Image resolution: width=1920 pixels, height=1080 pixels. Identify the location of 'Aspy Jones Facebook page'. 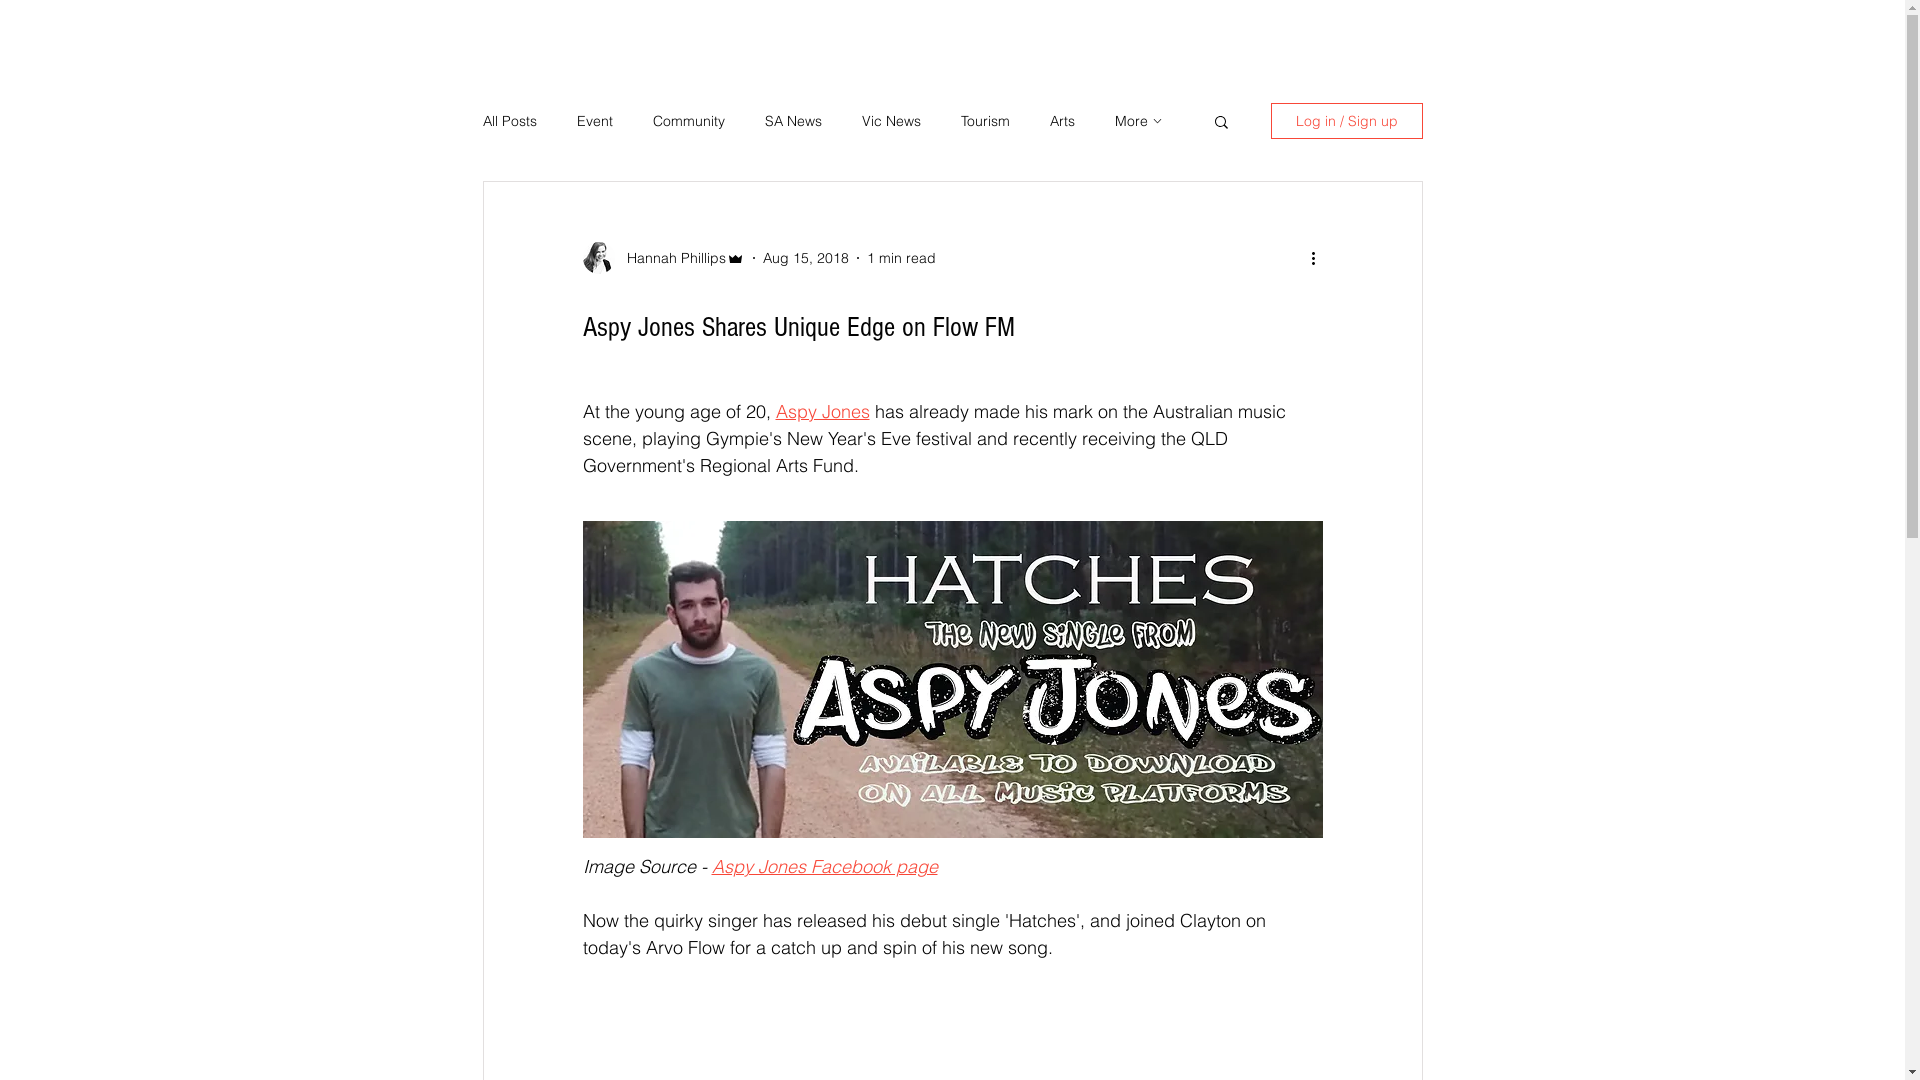
(825, 865).